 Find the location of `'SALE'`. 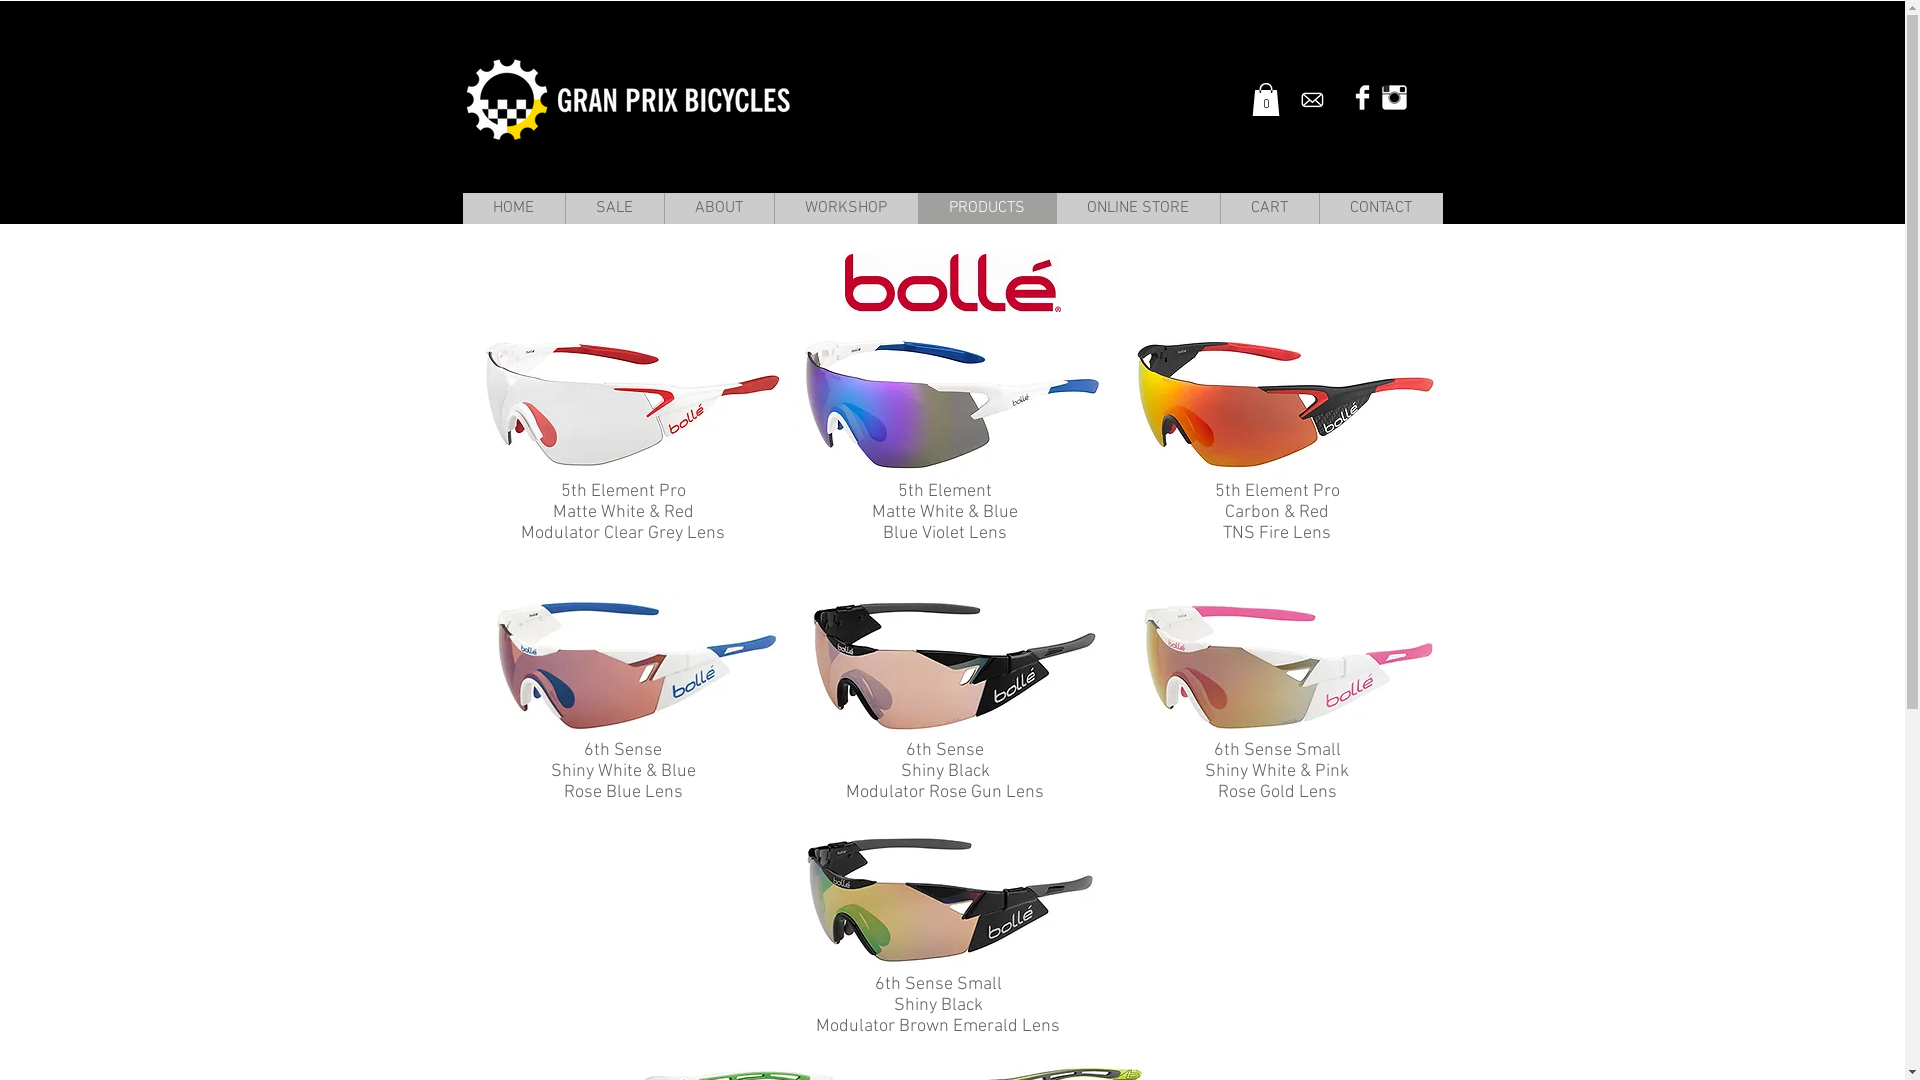

'SALE' is located at coordinates (612, 208).